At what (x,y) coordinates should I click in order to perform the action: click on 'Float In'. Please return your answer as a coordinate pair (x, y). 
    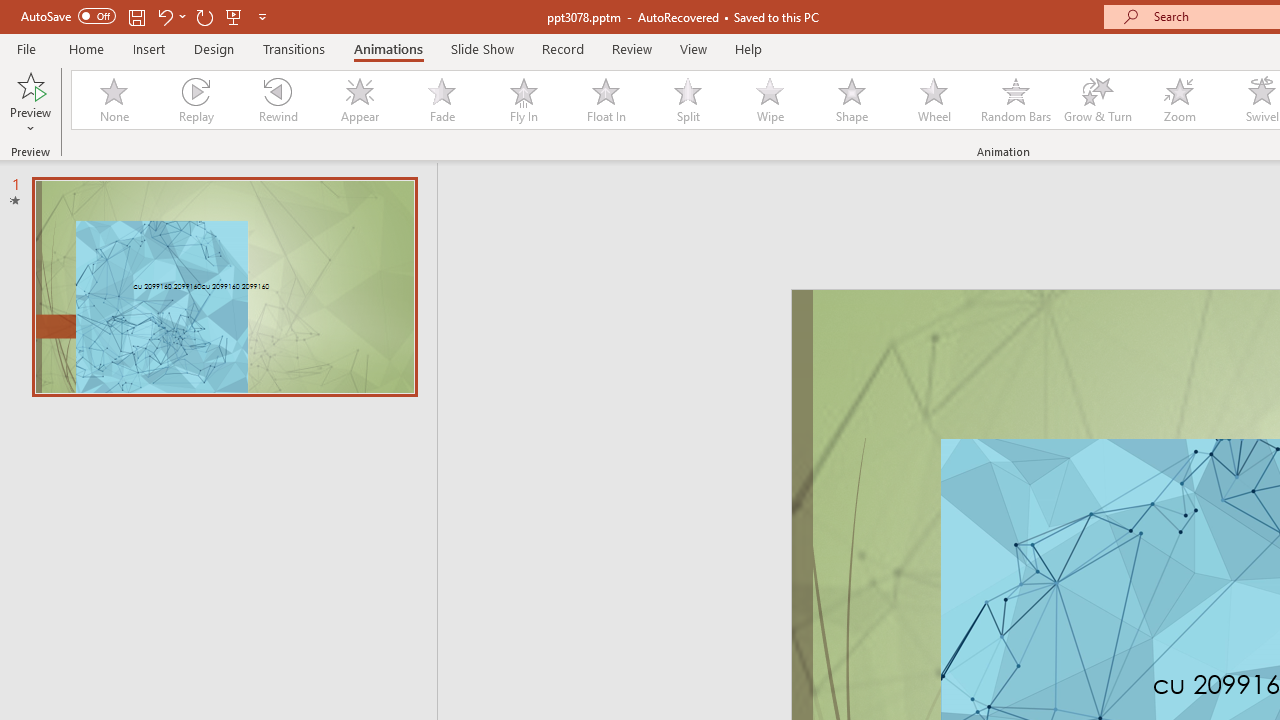
    Looking at the image, I should click on (604, 100).